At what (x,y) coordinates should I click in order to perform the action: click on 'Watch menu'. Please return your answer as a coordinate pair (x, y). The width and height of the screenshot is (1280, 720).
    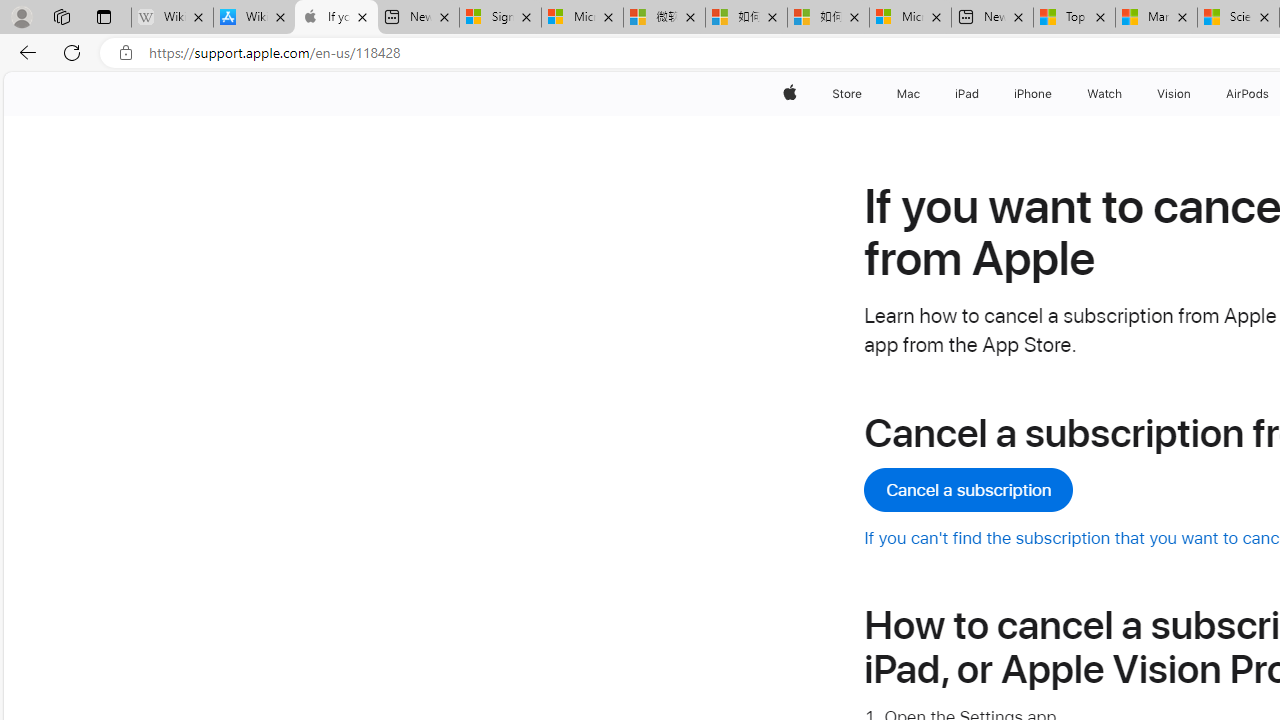
    Looking at the image, I should click on (1126, 93).